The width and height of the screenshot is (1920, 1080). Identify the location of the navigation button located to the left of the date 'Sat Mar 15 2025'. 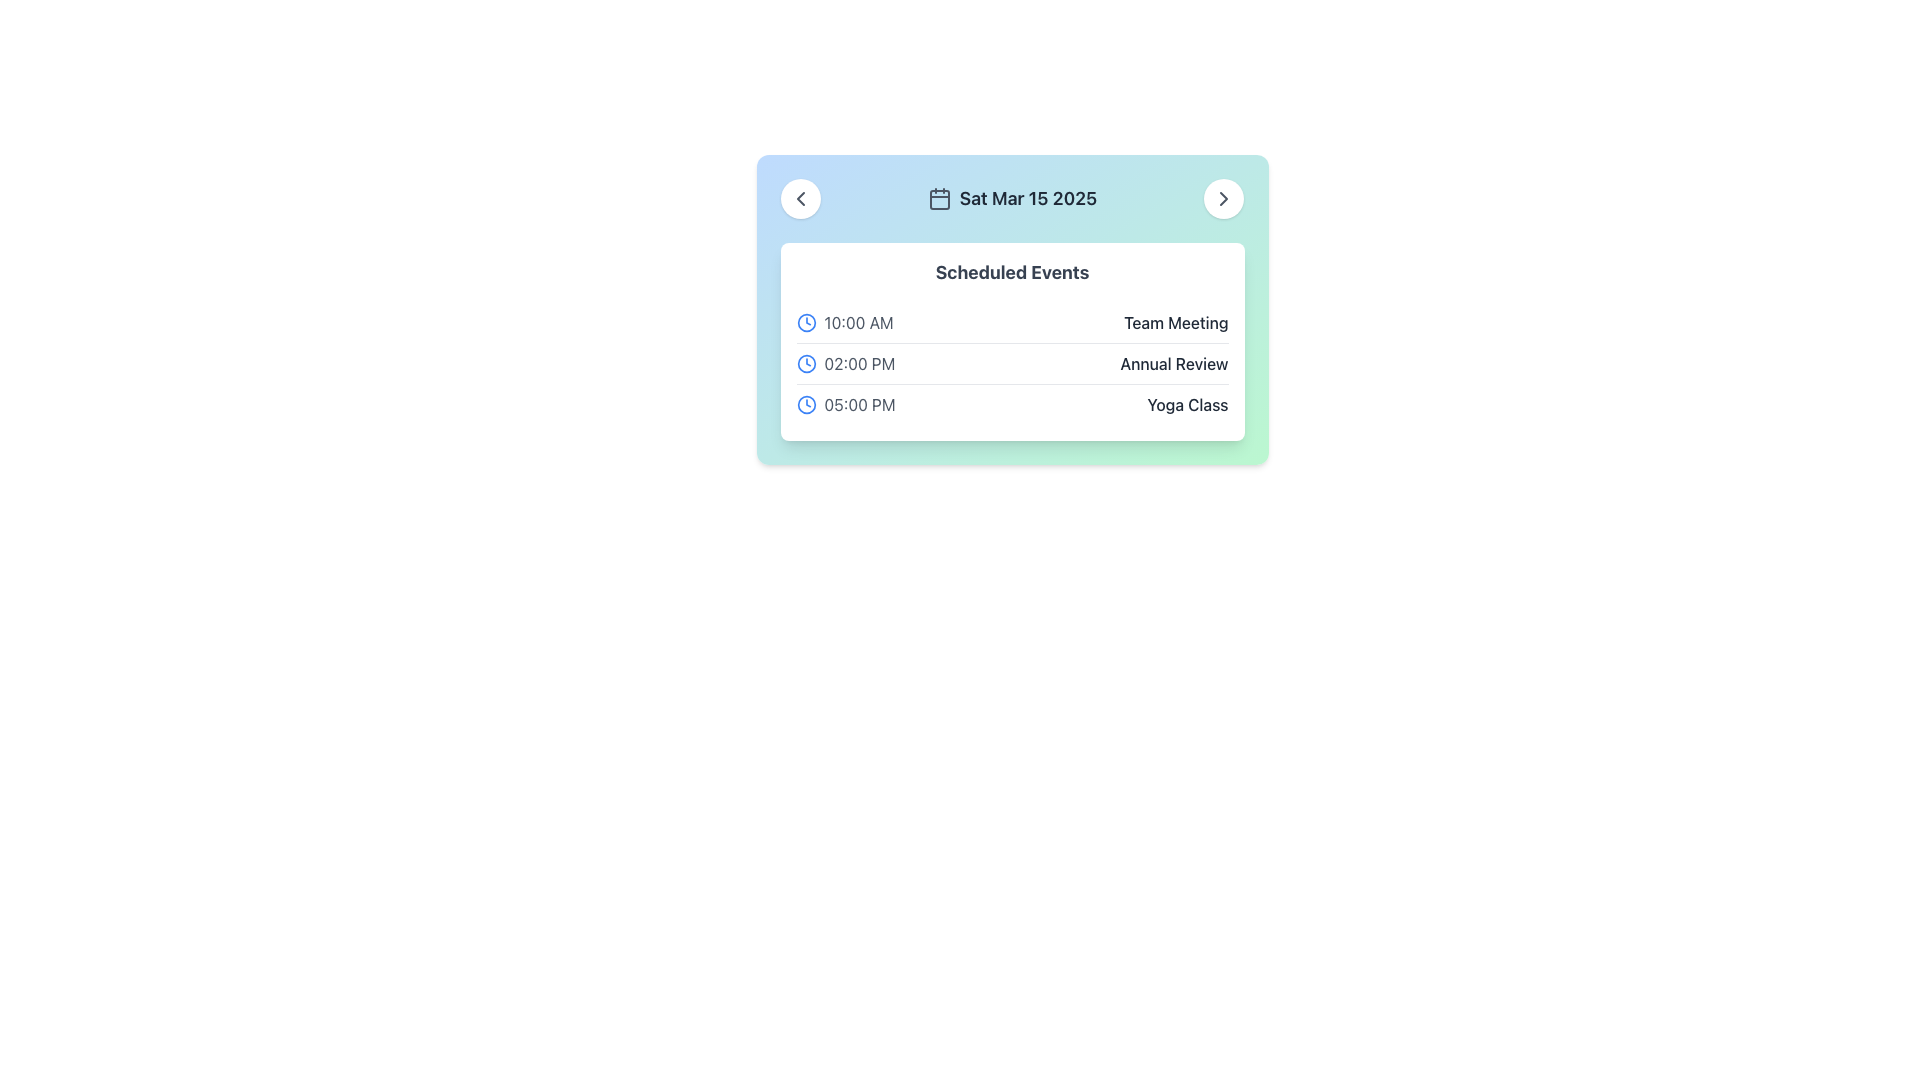
(800, 199).